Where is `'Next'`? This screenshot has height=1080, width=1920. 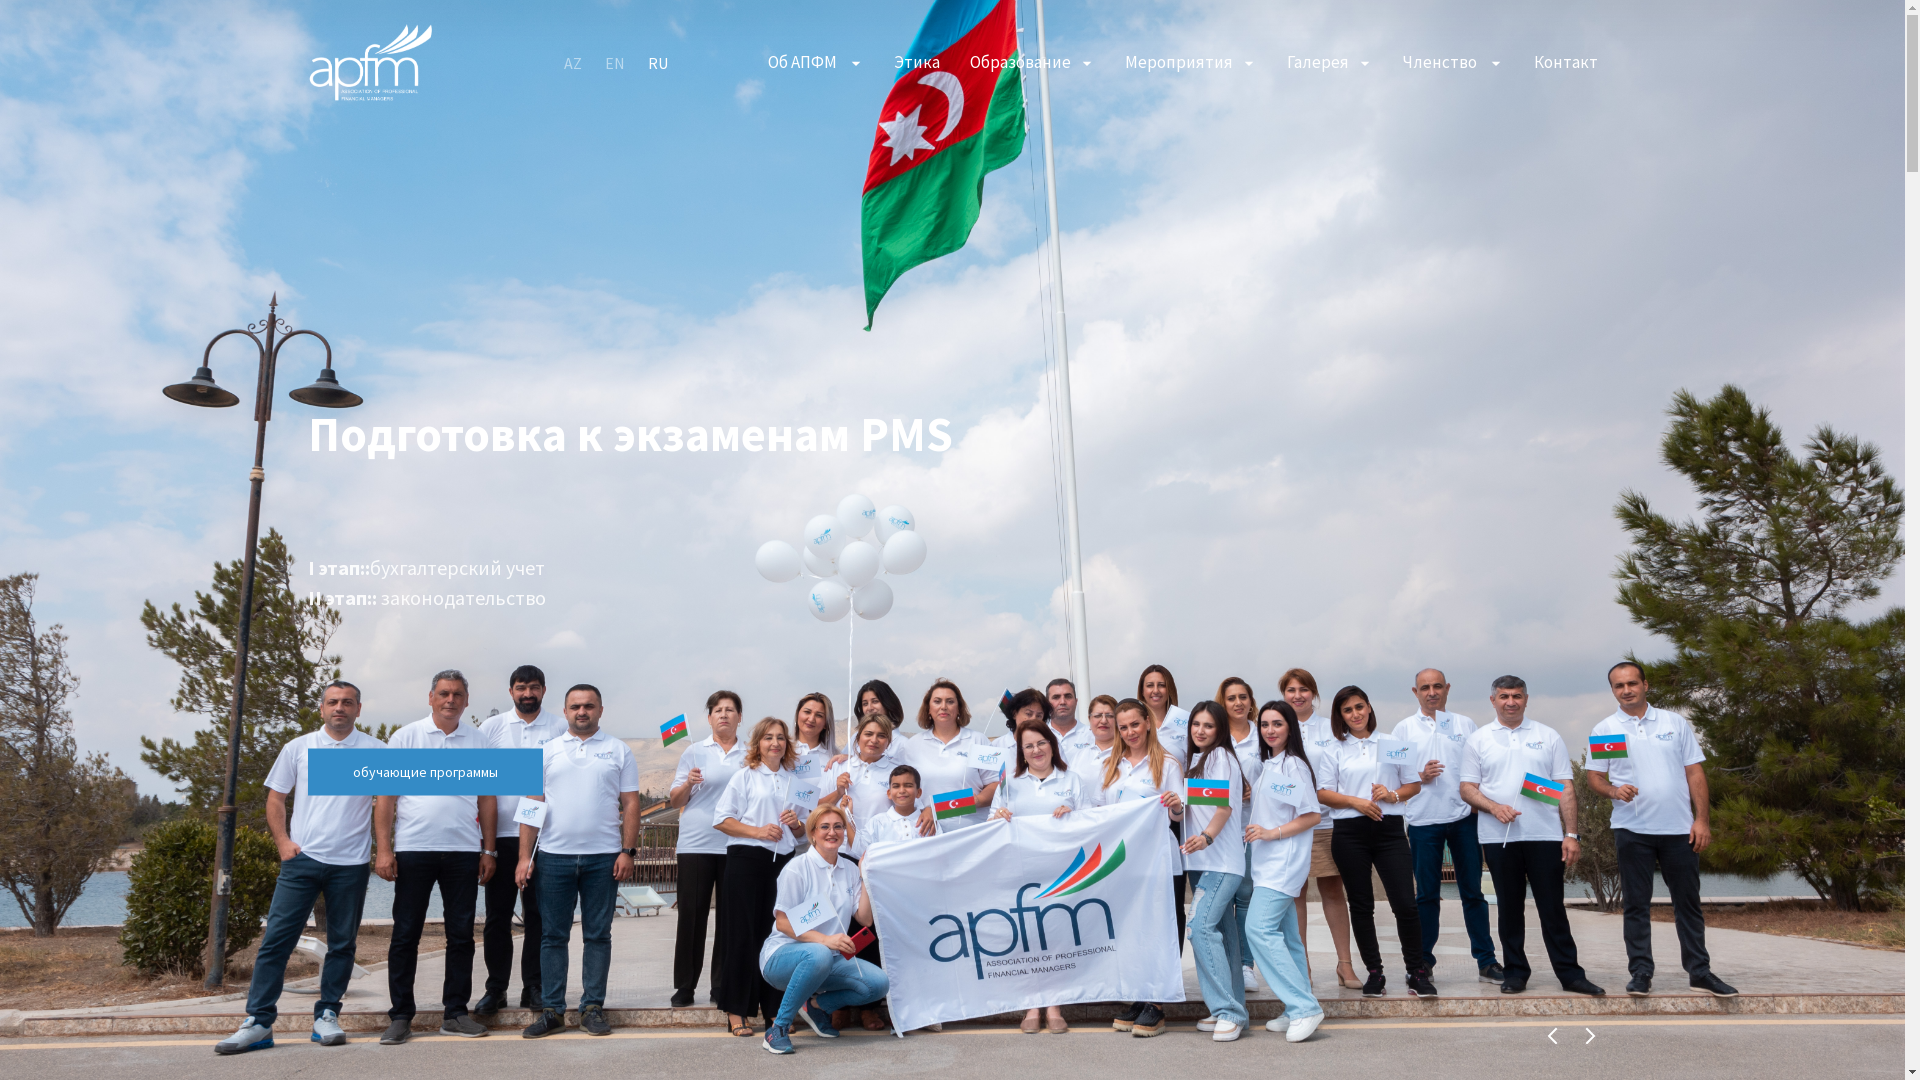 'Next' is located at coordinates (1577, 1036).